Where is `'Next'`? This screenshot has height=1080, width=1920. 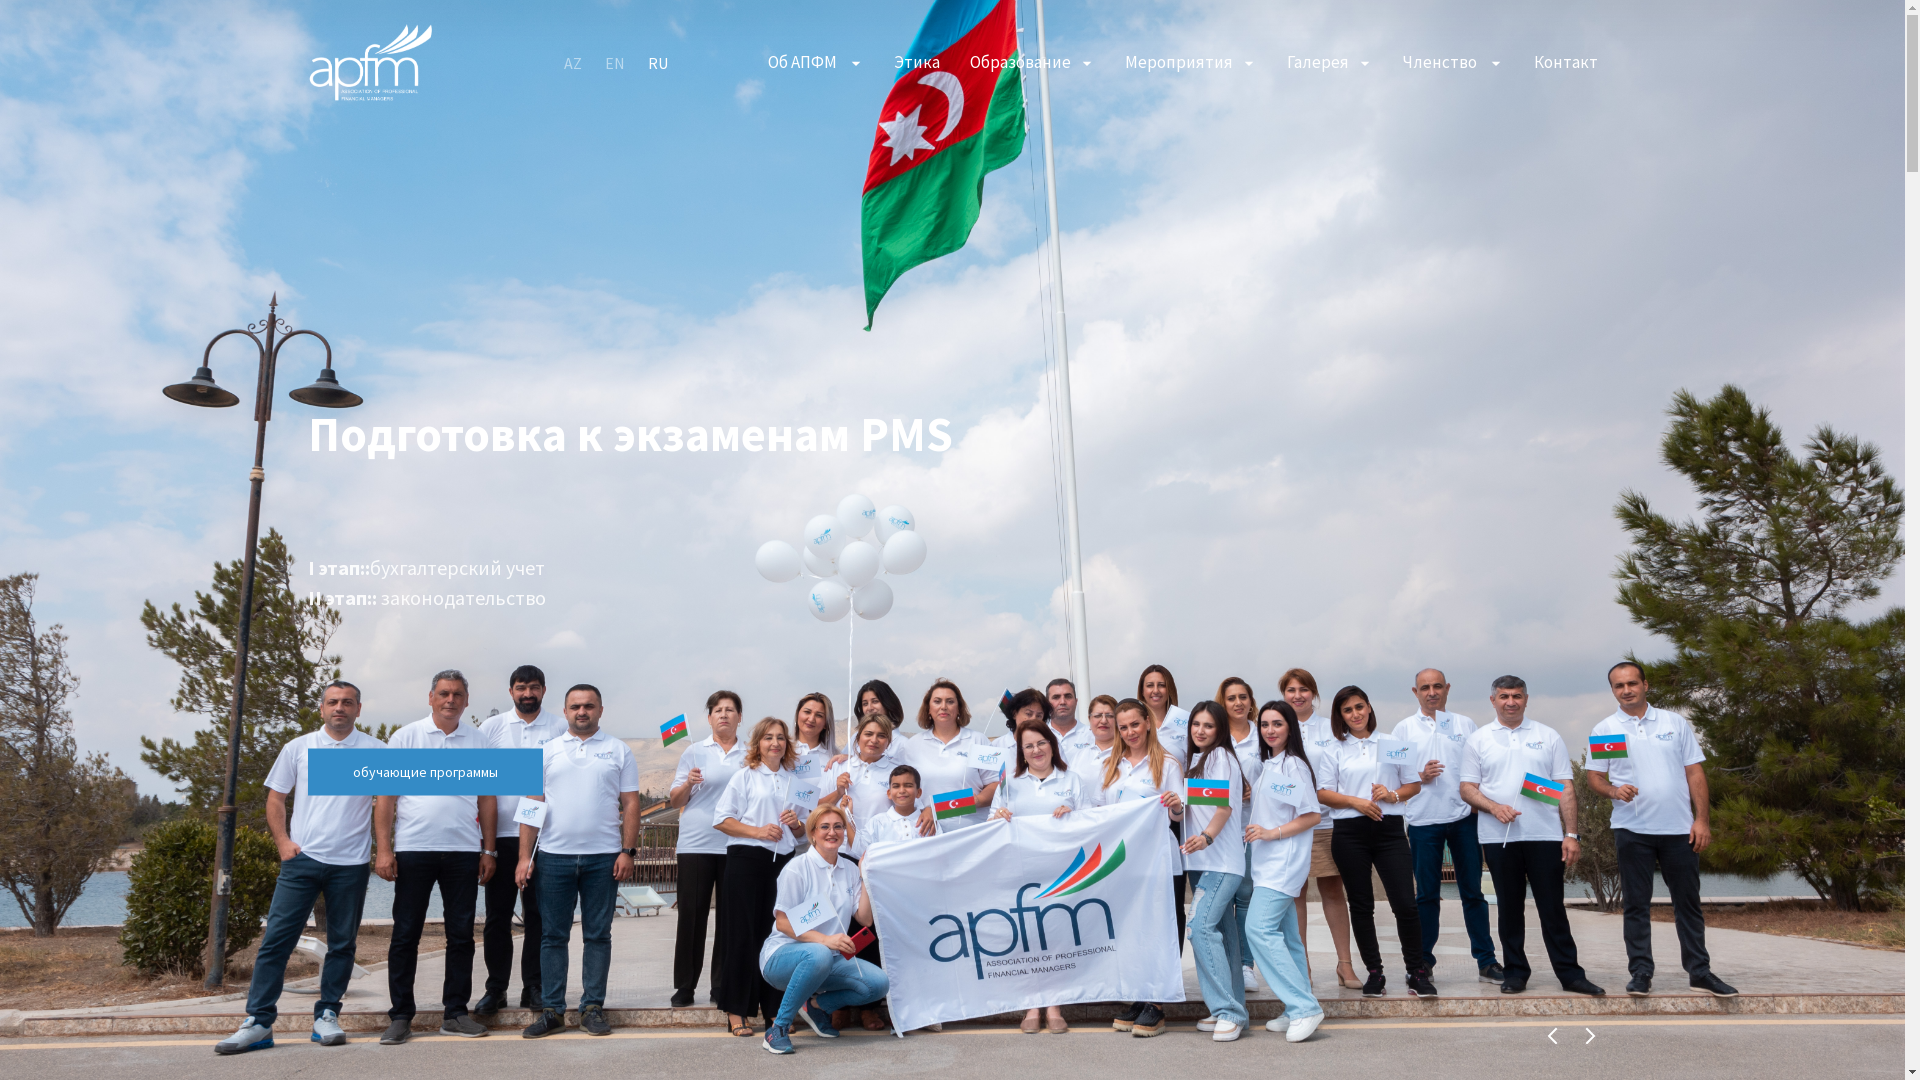 'Next' is located at coordinates (1577, 1036).